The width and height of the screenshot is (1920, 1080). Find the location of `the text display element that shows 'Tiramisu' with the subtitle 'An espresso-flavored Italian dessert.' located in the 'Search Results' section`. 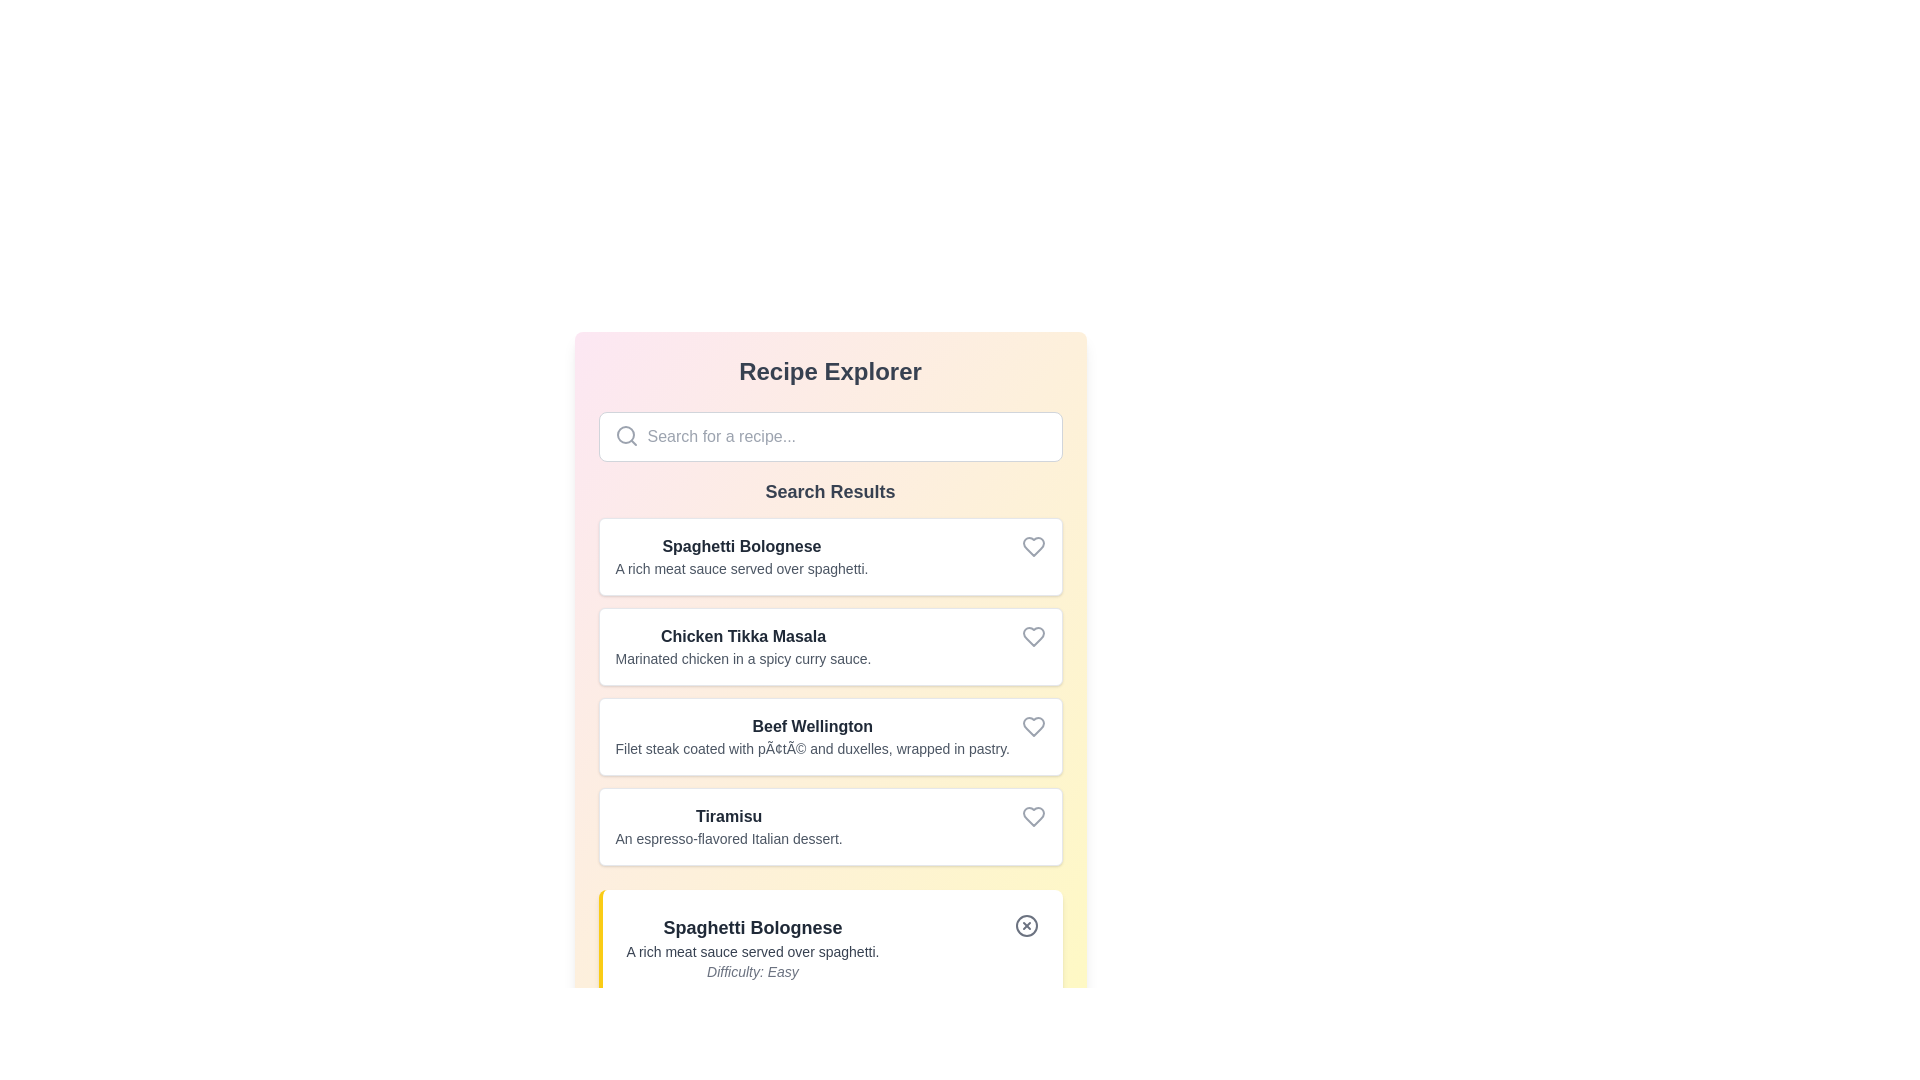

the text display element that shows 'Tiramisu' with the subtitle 'An espresso-flavored Italian dessert.' located in the 'Search Results' section is located at coordinates (728, 826).